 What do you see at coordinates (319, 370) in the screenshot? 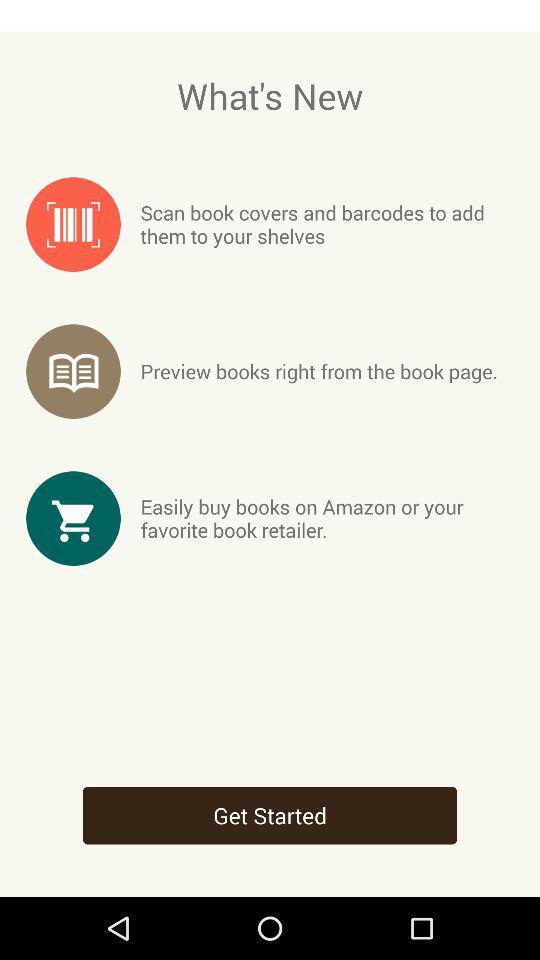
I see `the preview books right icon` at bounding box center [319, 370].